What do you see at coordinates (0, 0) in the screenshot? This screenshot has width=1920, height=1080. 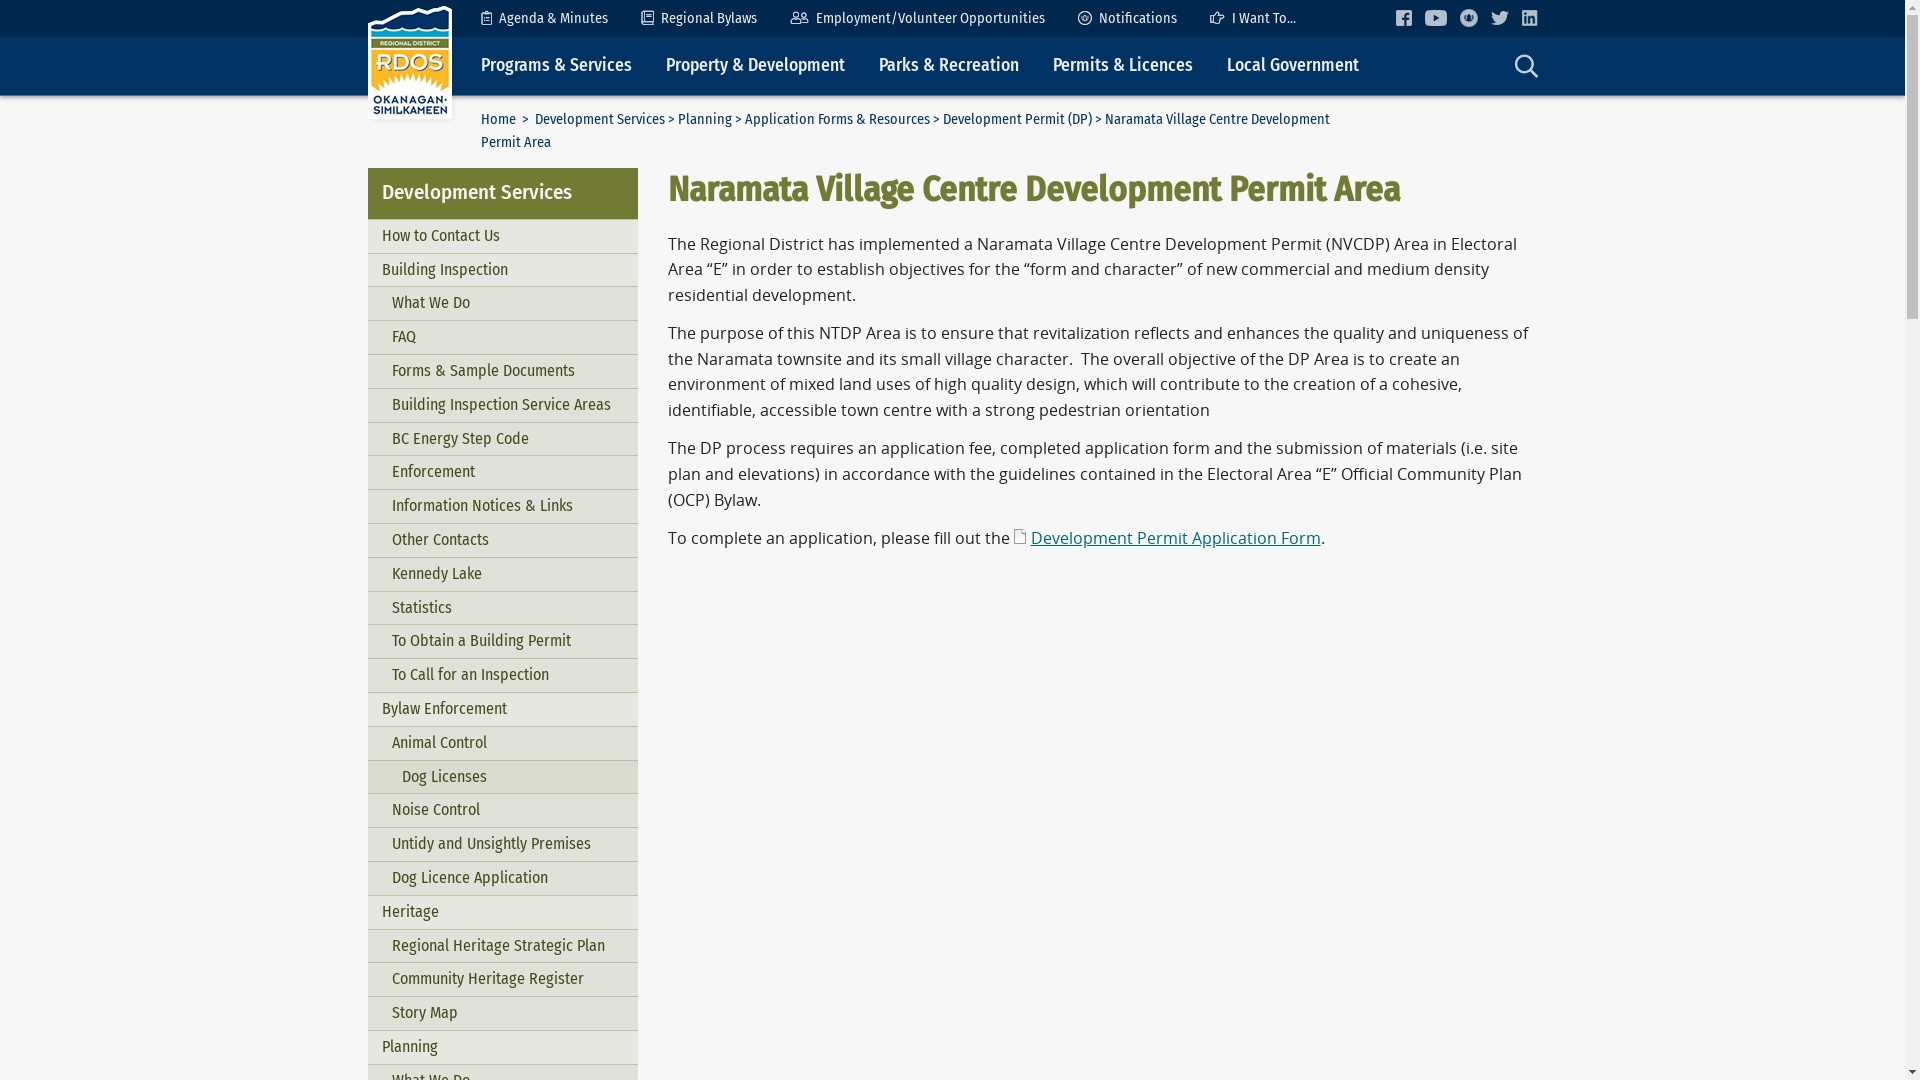 I see `'Skip to Content'` at bounding box center [0, 0].